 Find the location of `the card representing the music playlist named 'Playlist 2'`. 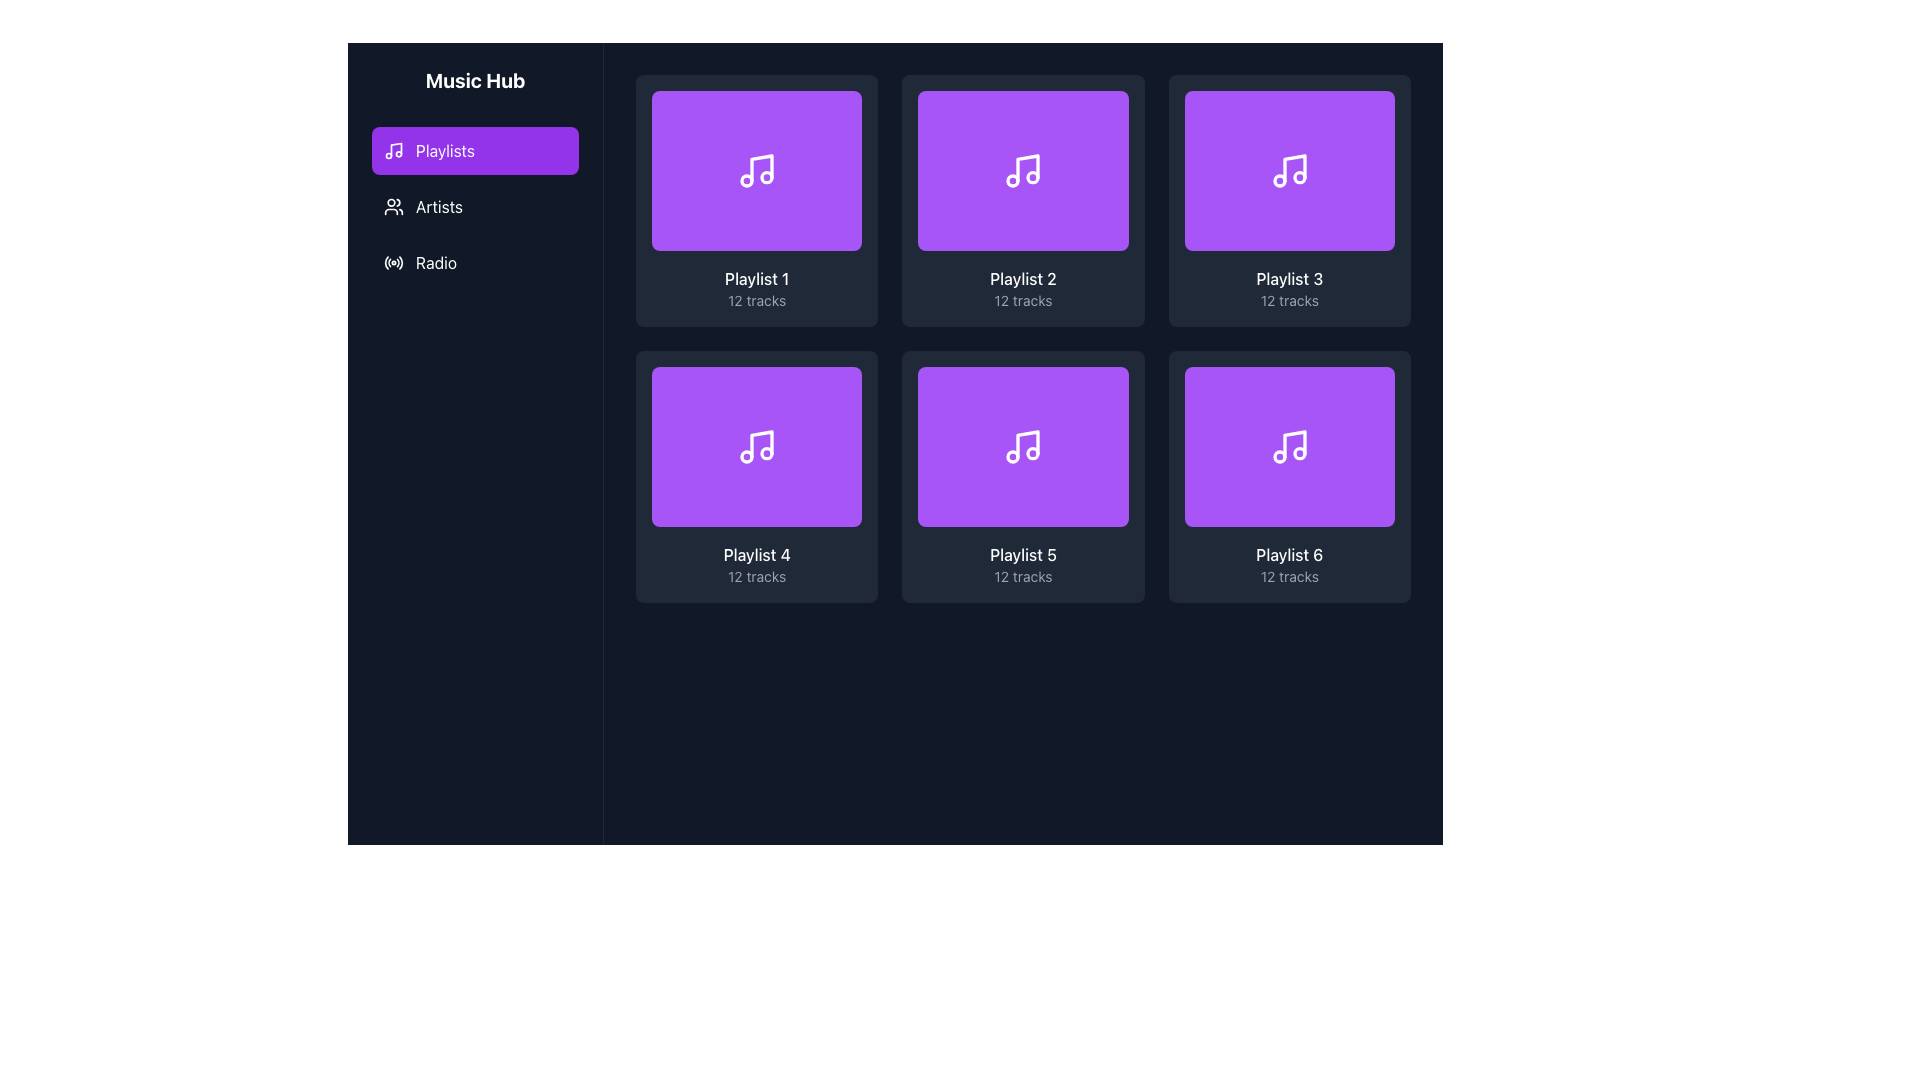

the card representing the music playlist named 'Playlist 2' is located at coordinates (1023, 200).